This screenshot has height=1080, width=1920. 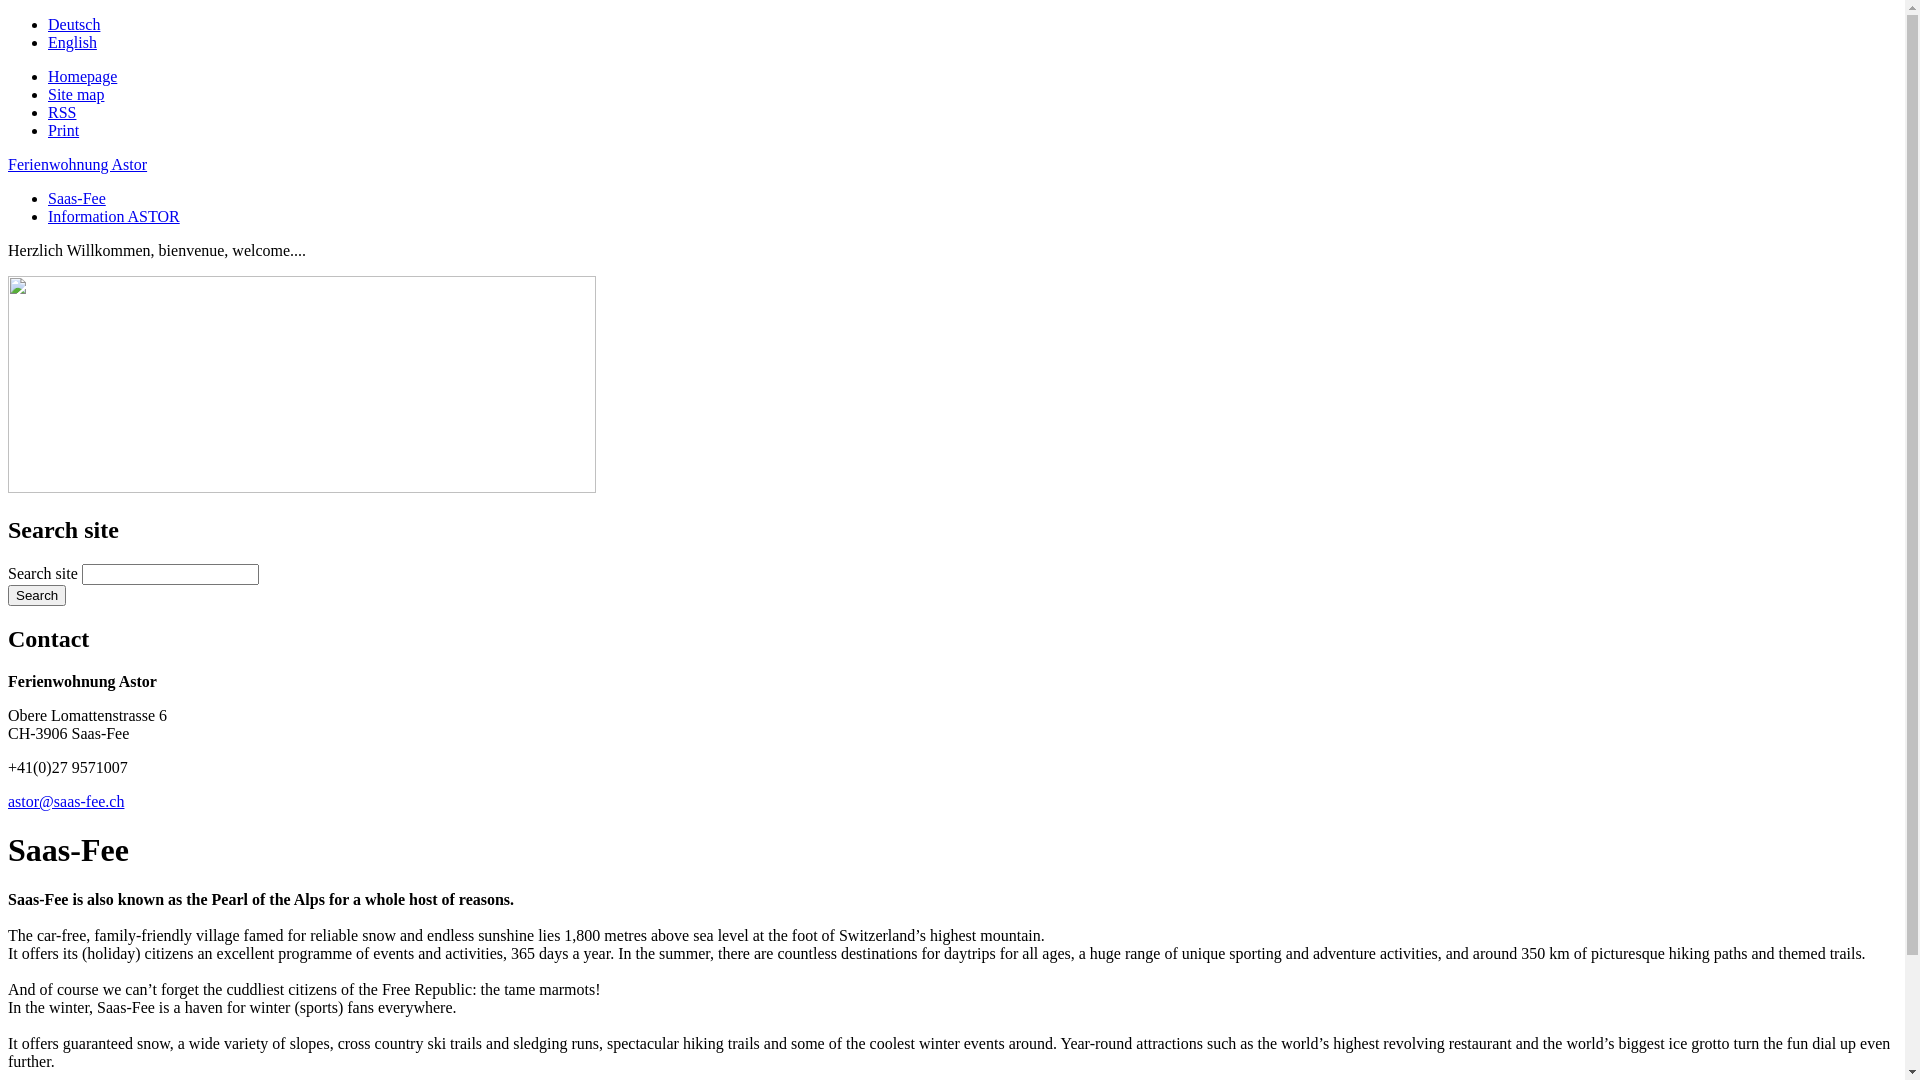 I want to click on 'Information ASTOR', so click(x=113, y=216).